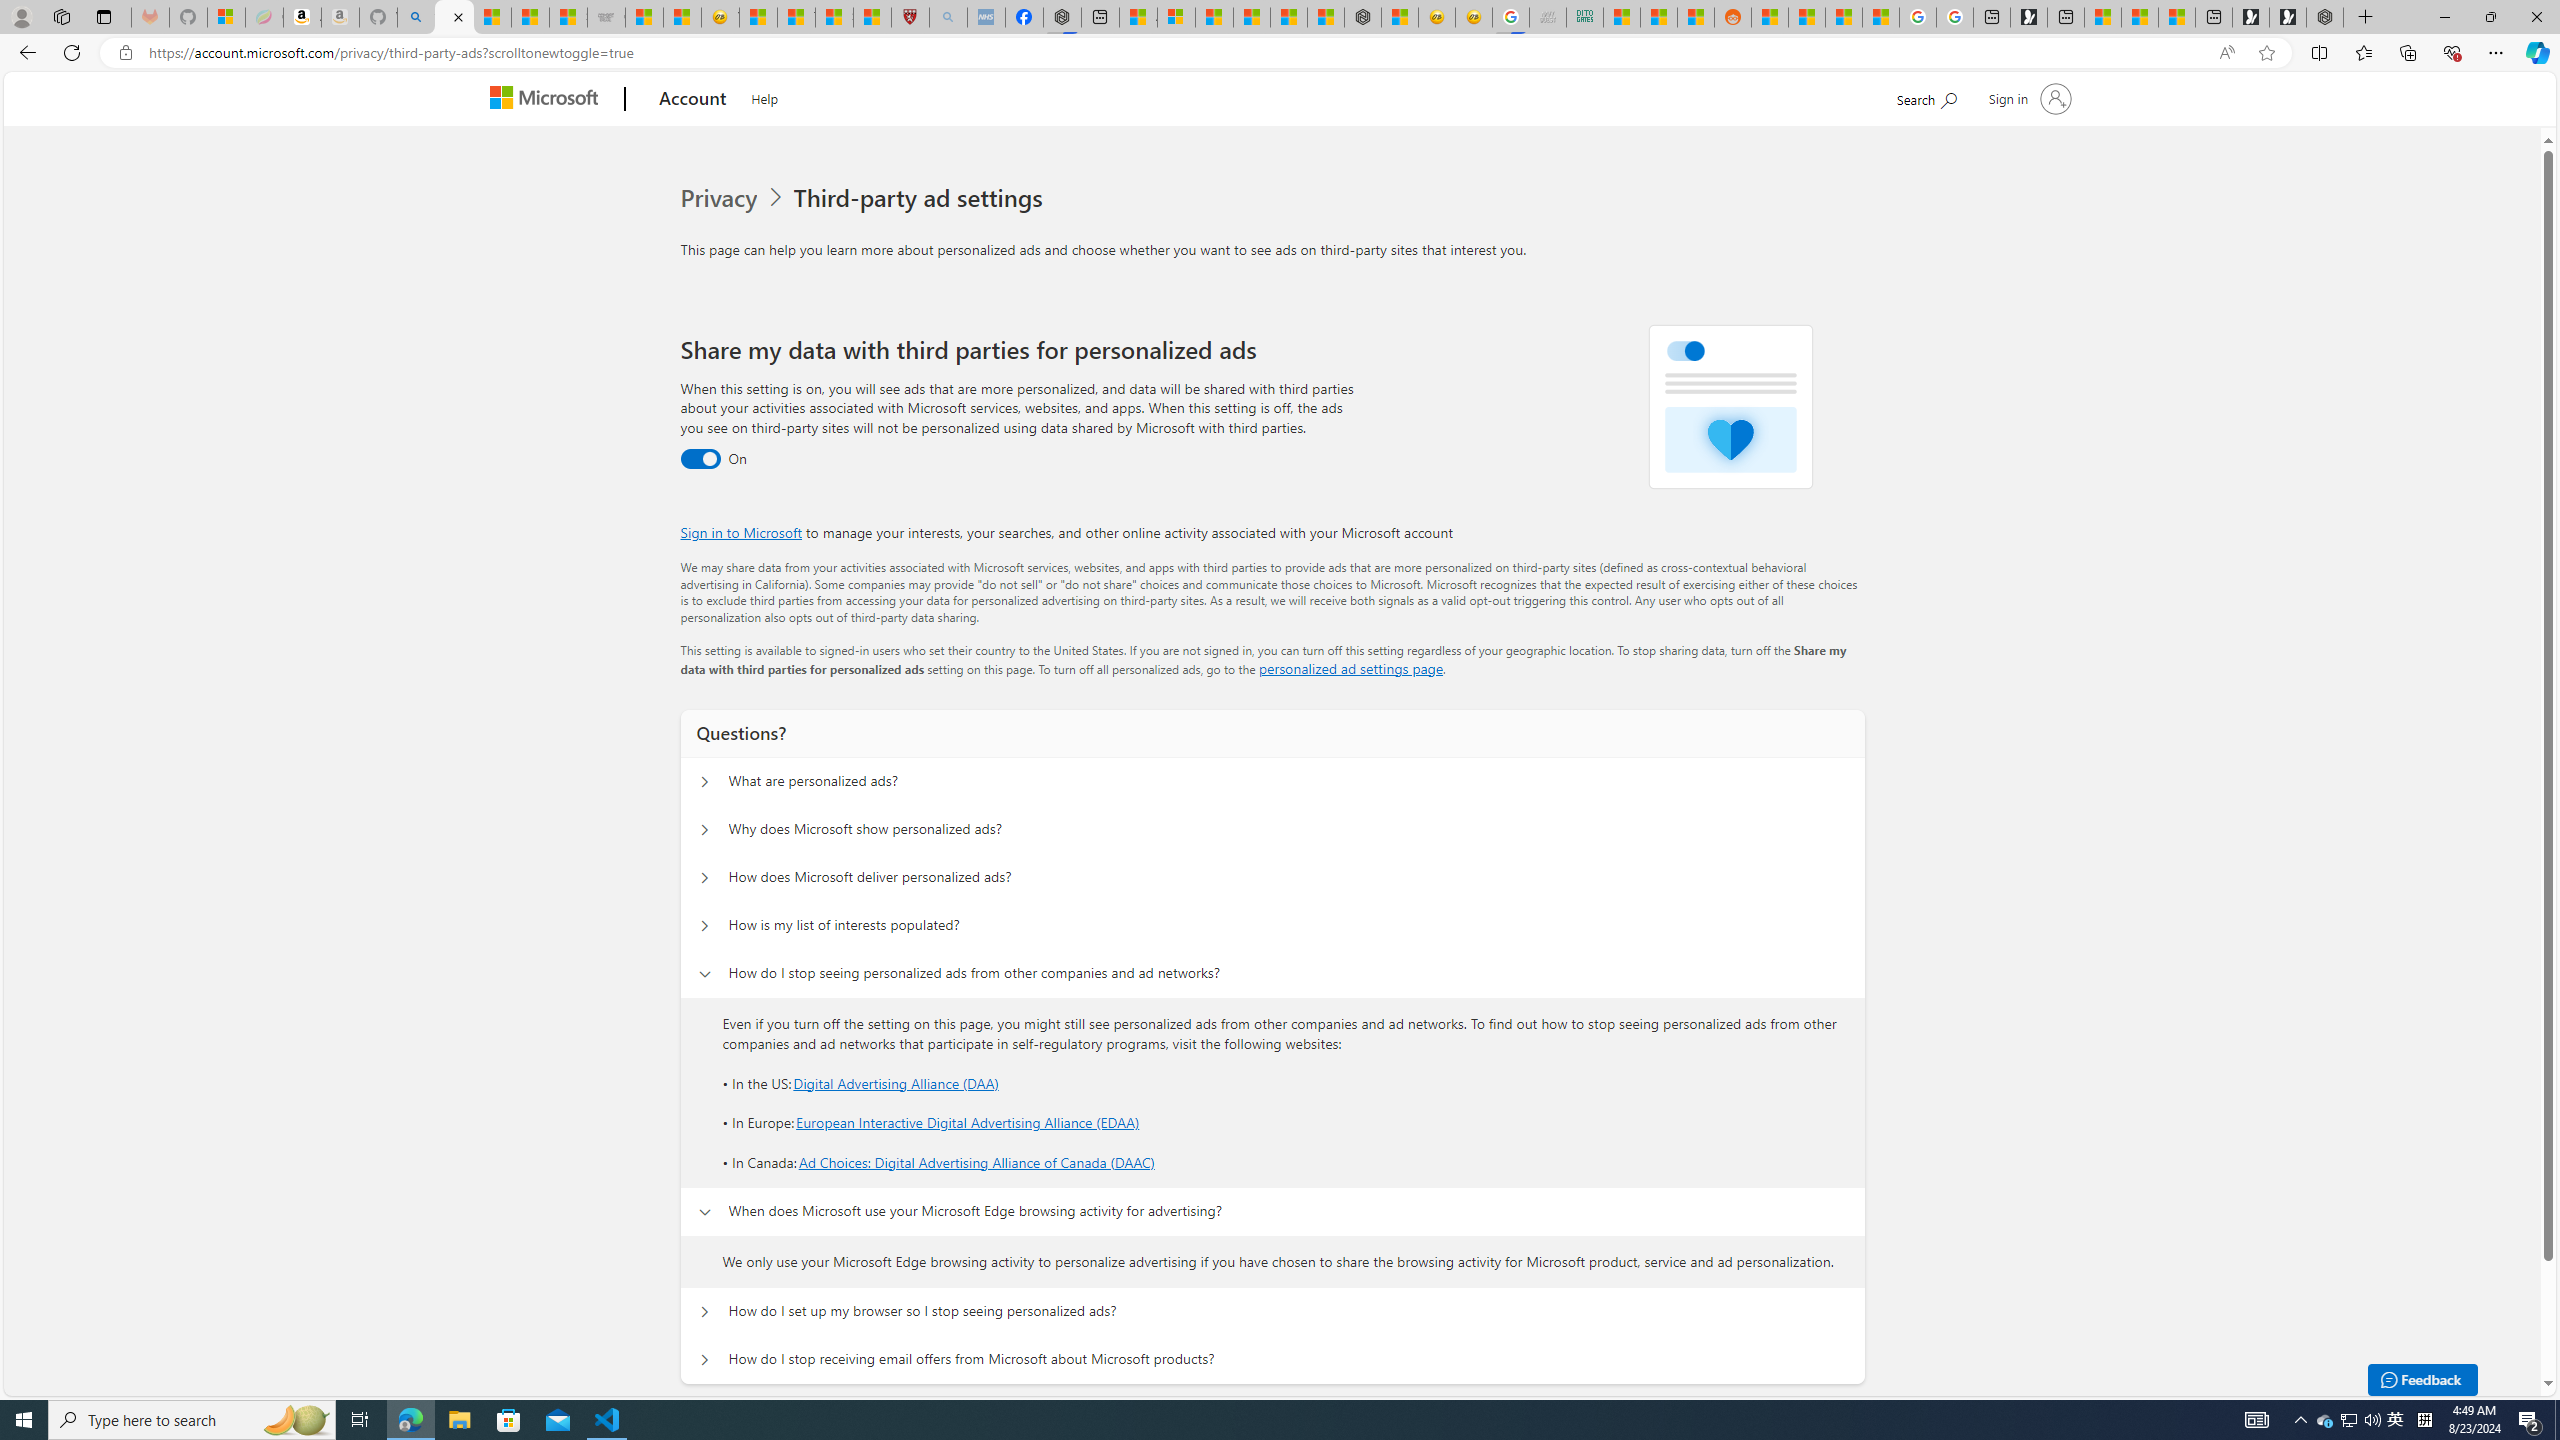 This screenshot has height=1440, width=2560. Describe the element at coordinates (975, 1161) in the screenshot. I see `'Ad Choices: Digital Advertising Alliance of Canada (DAAC)'` at that location.